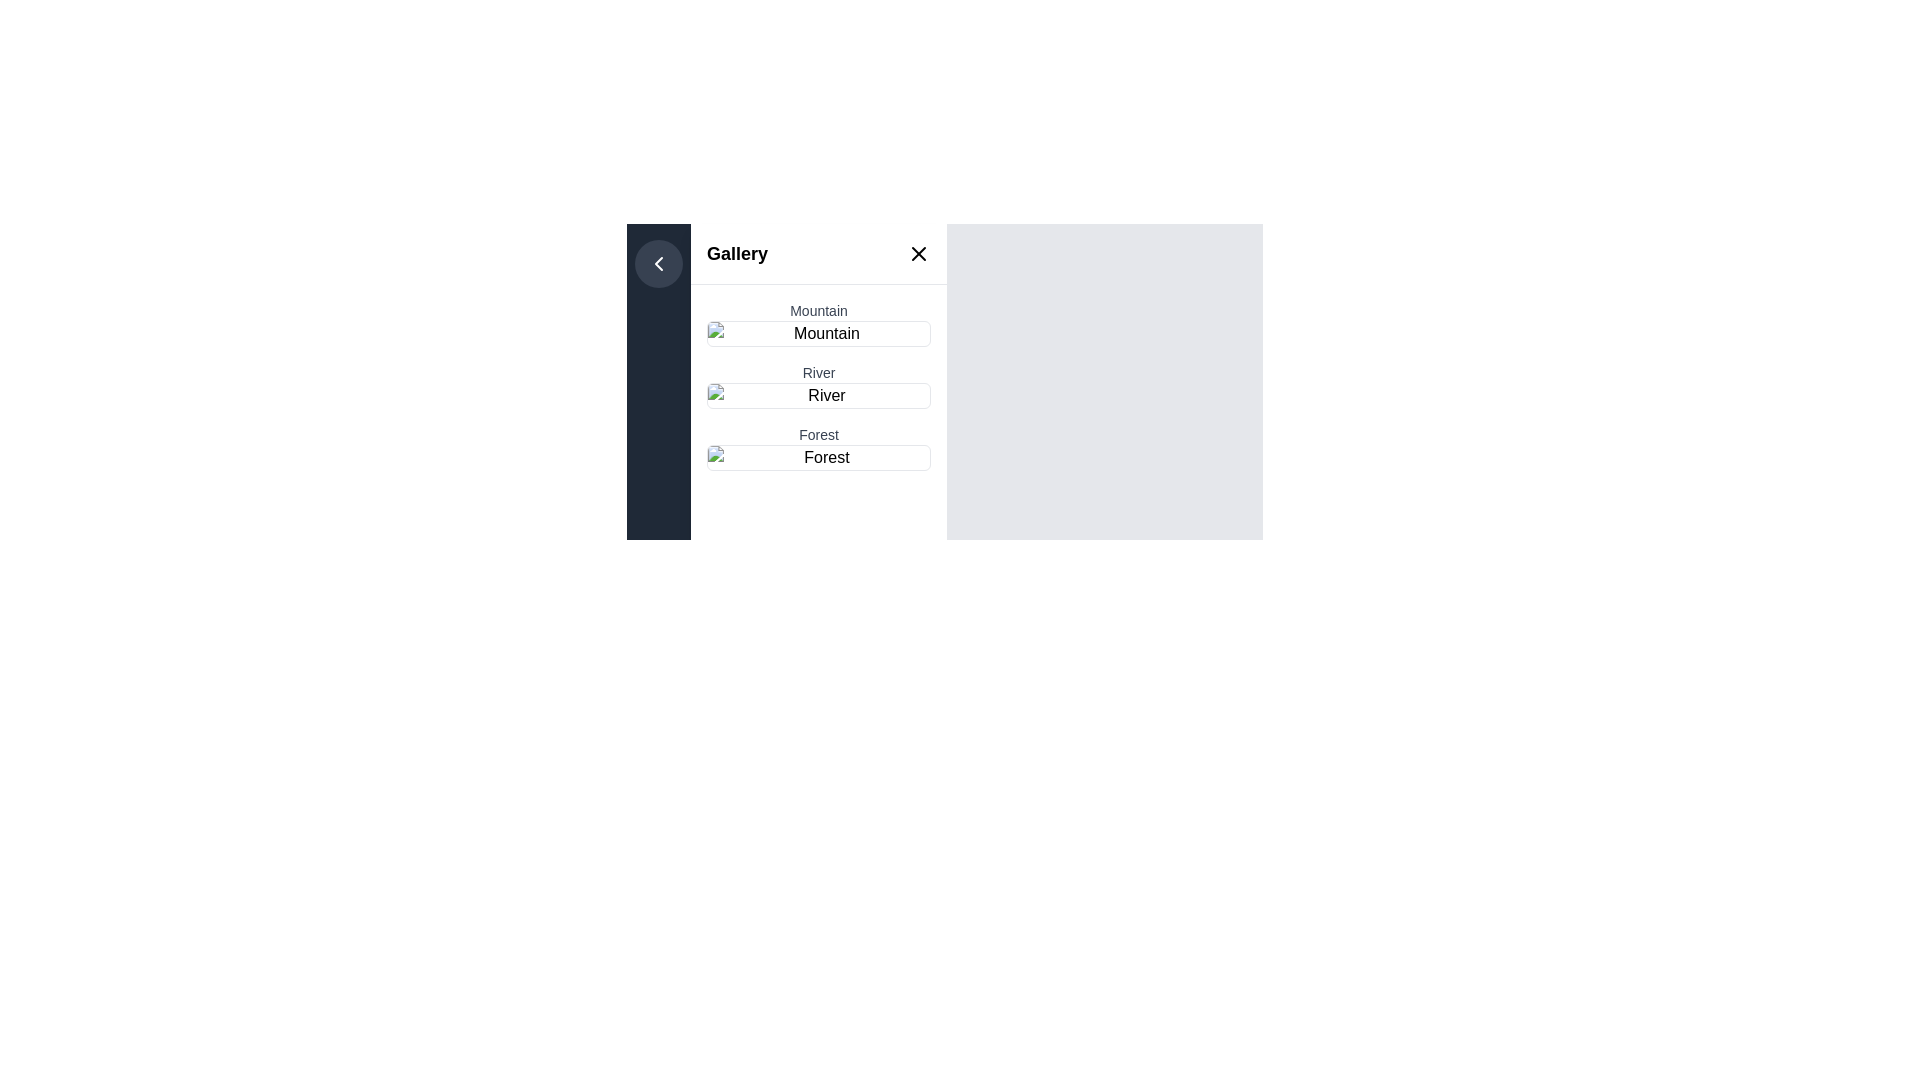 The image size is (1920, 1080). I want to click on the navigation button located at the top of the vertical sidebar on the left-hand side of the interface, so click(658, 262).